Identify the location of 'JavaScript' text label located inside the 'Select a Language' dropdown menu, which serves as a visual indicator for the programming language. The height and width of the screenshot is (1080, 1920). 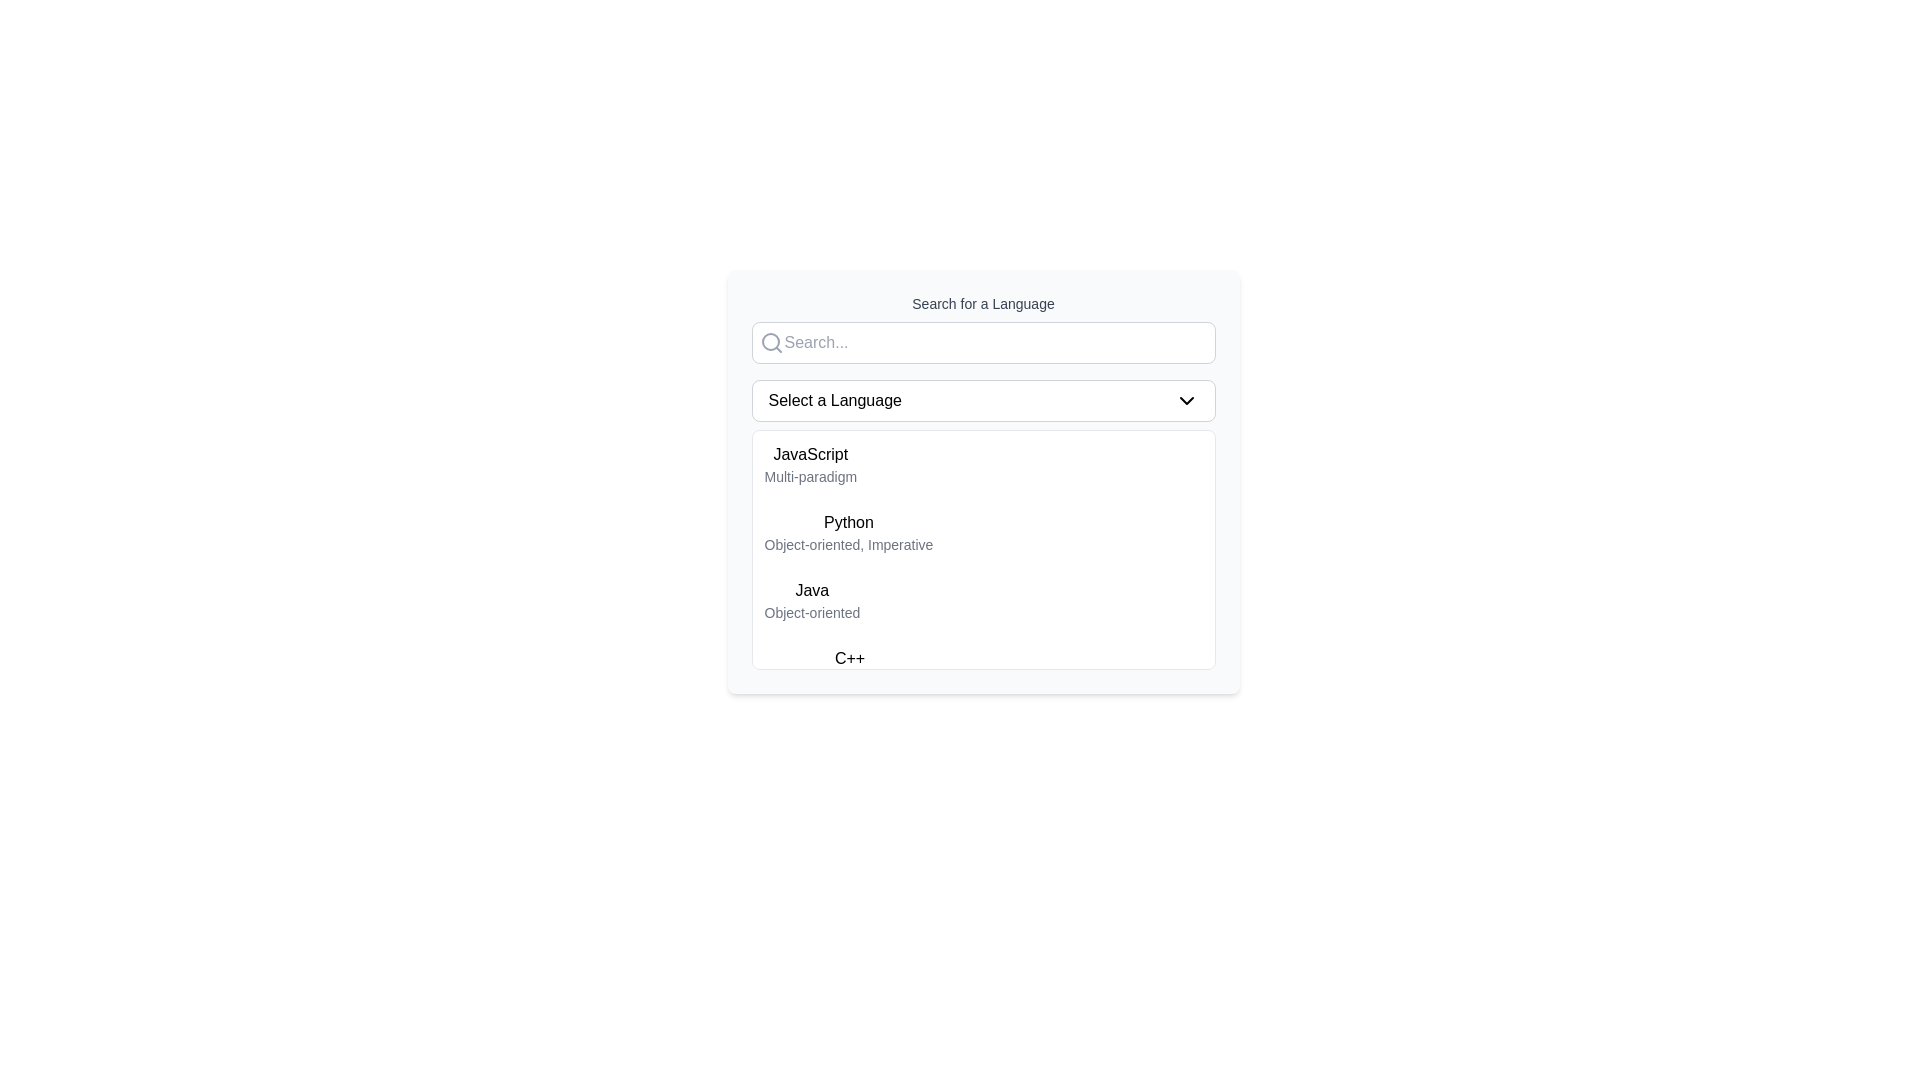
(810, 455).